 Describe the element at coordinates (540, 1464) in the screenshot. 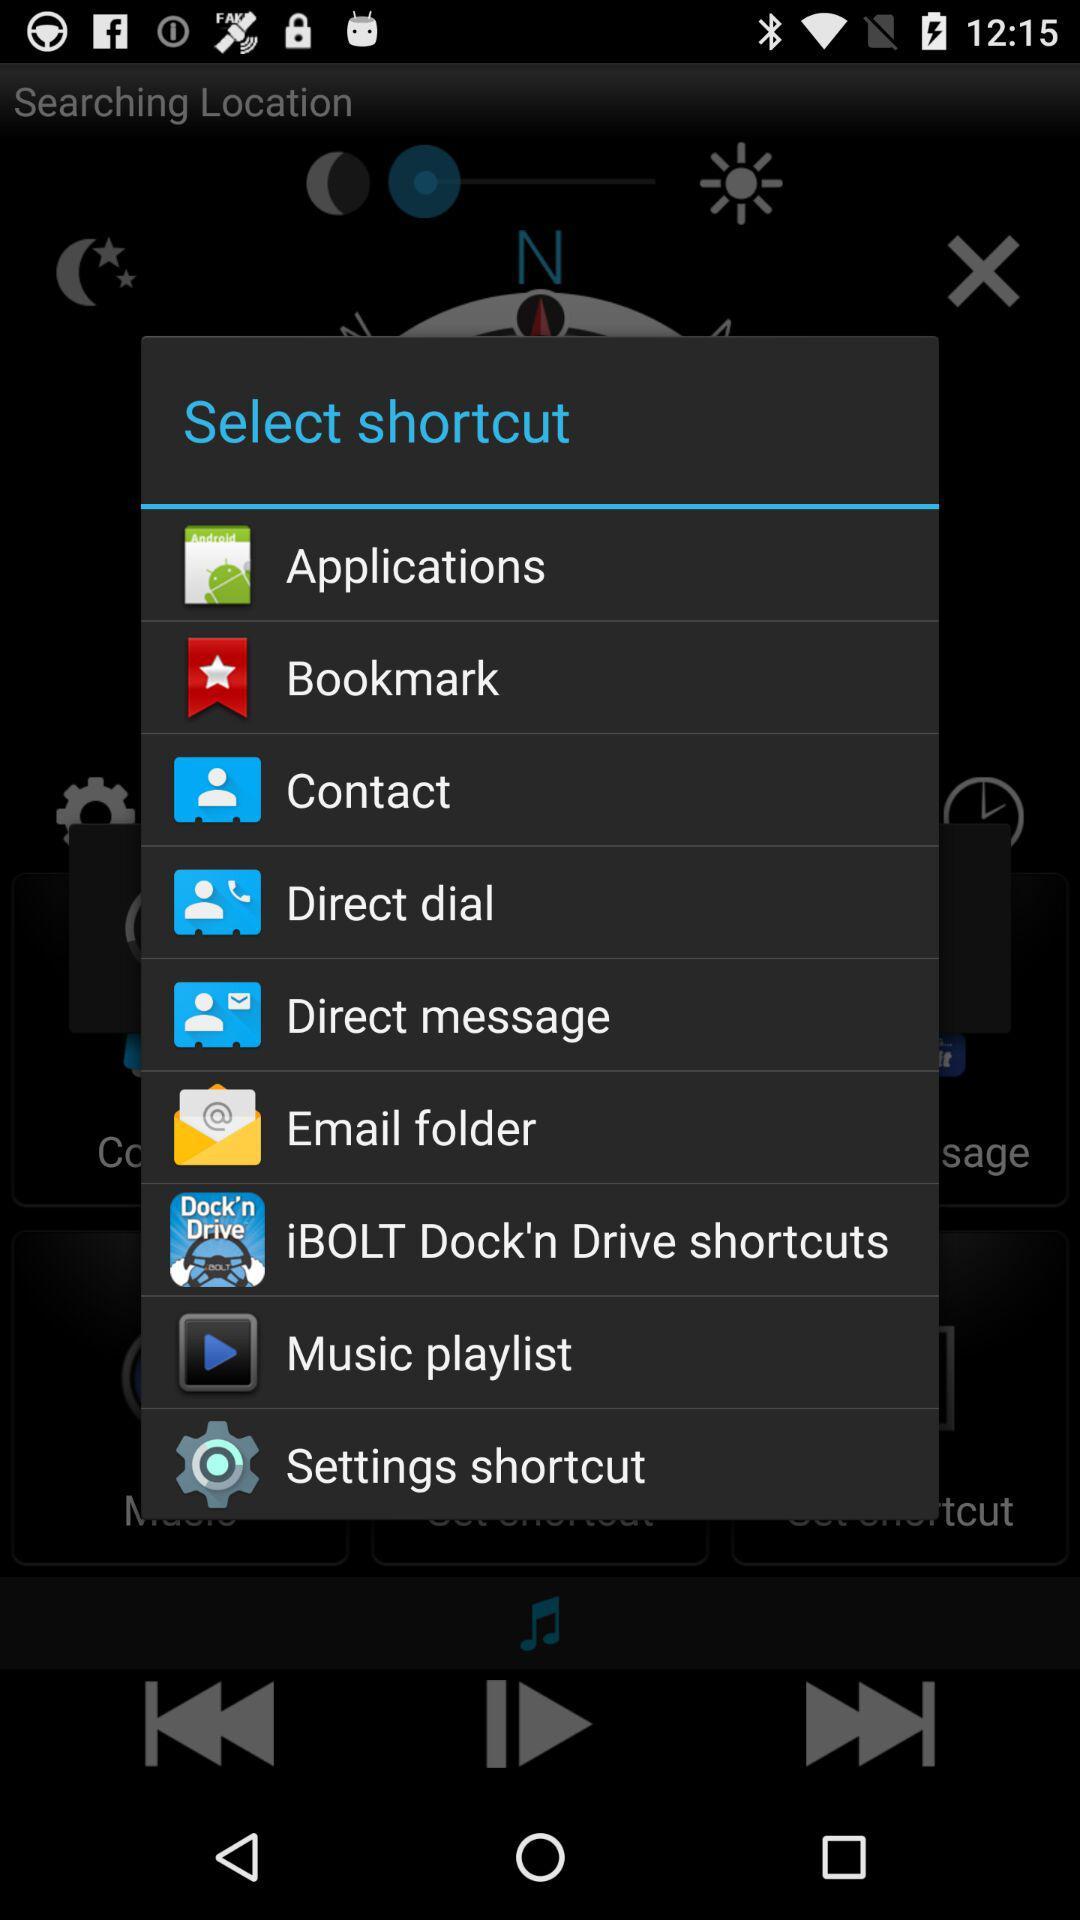

I see `the icon below the music playlist app` at that location.